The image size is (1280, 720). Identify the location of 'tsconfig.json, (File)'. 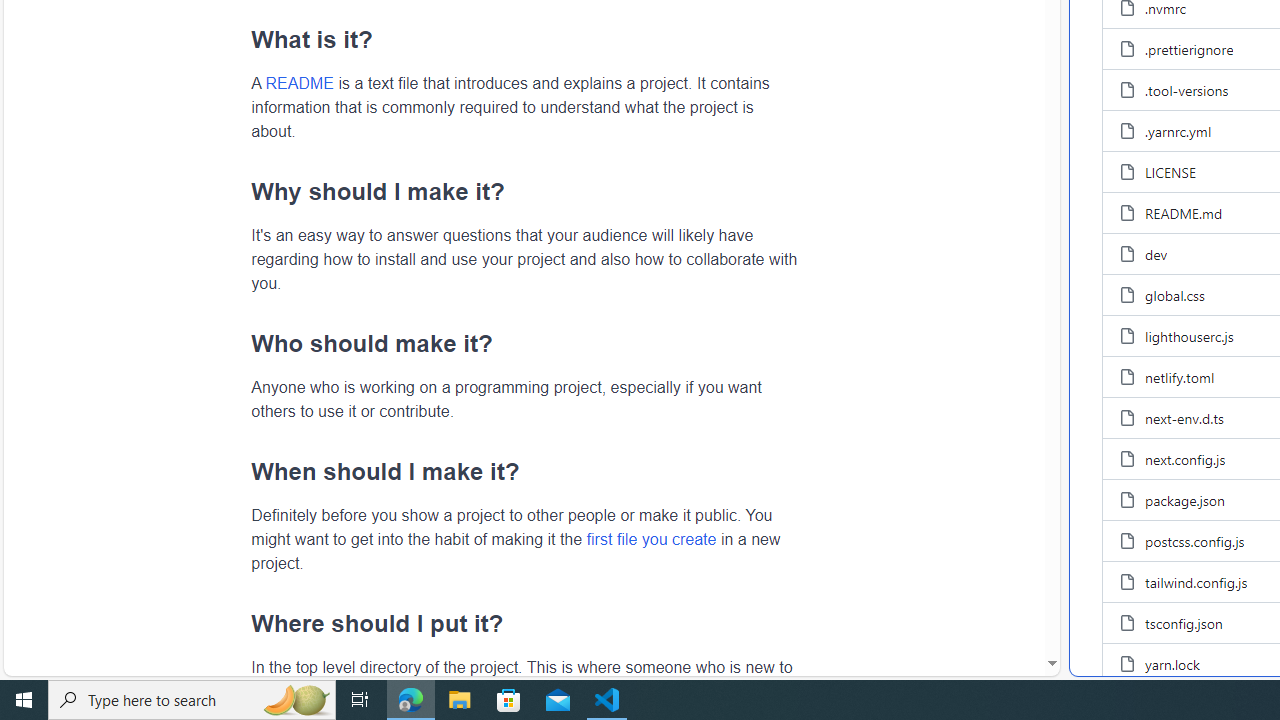
(1184, 621).